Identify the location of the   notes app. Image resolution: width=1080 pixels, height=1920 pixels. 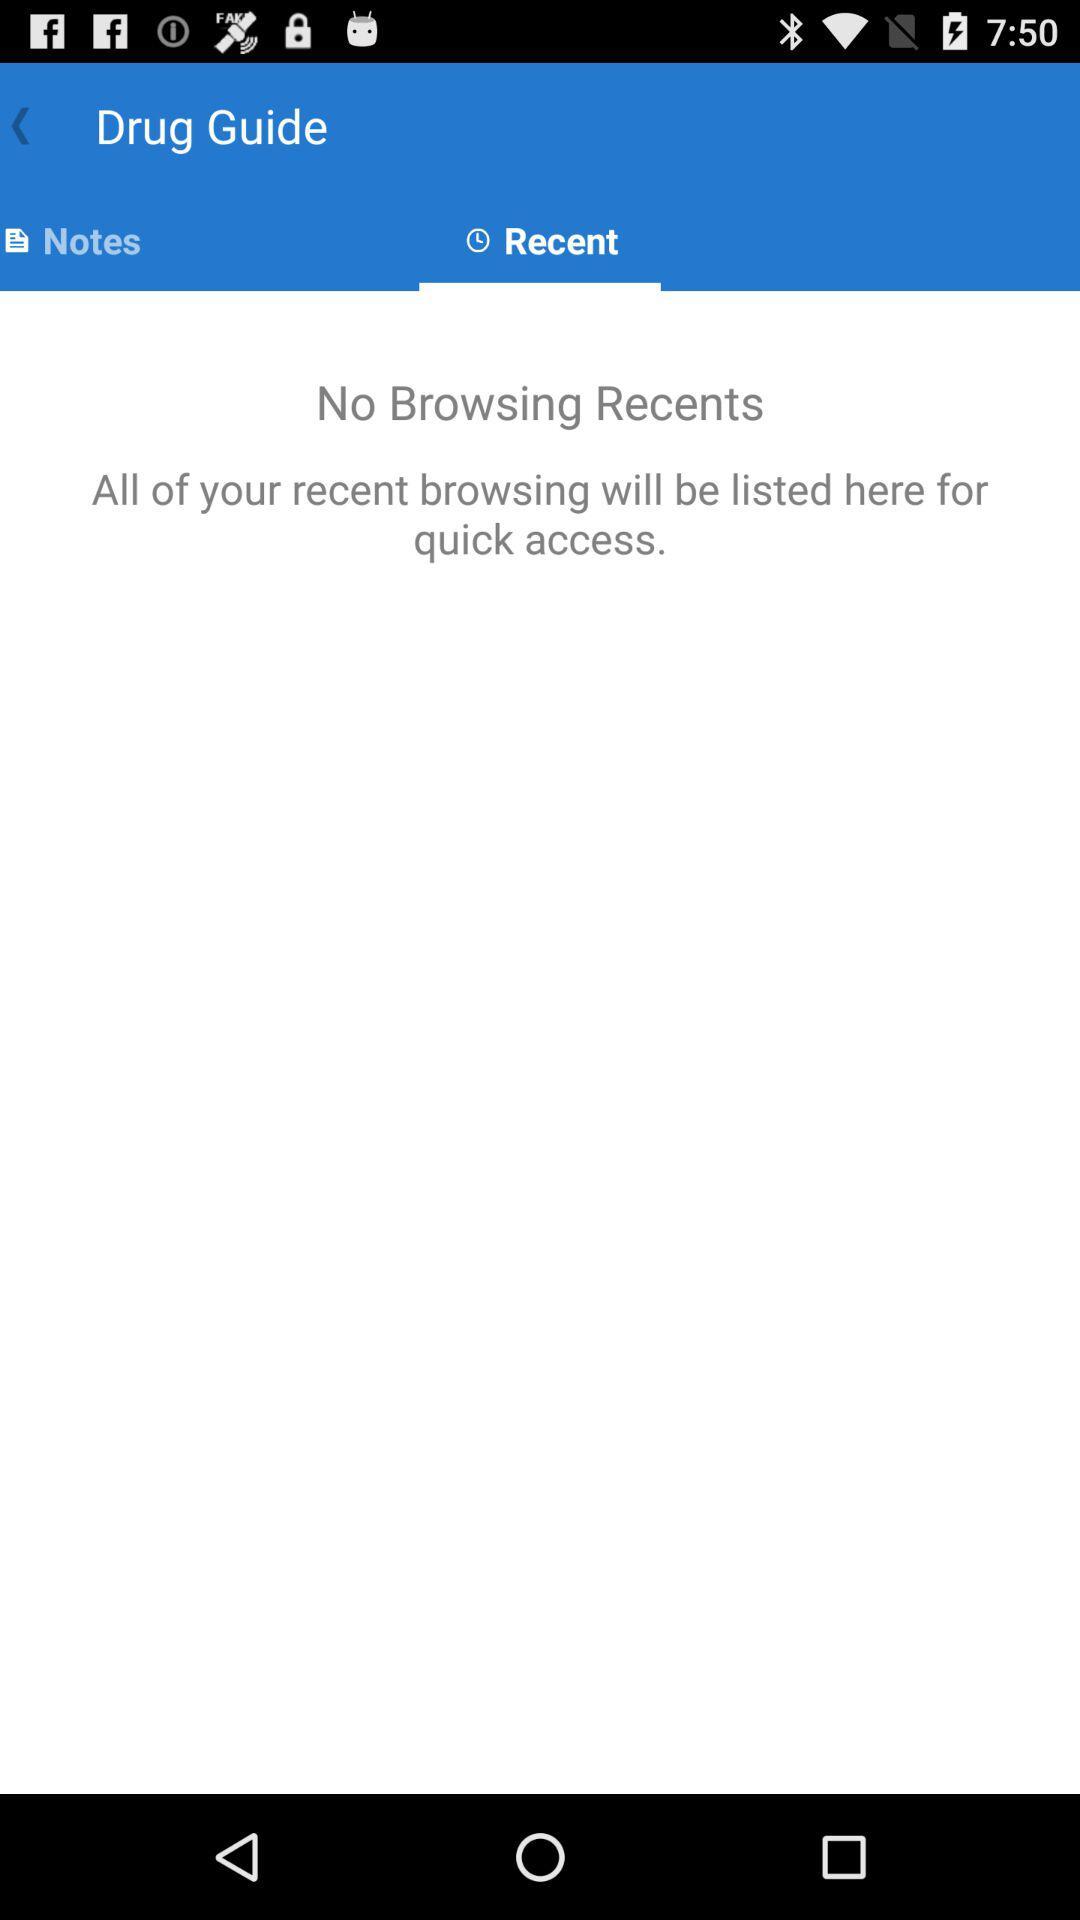
(69, 240).